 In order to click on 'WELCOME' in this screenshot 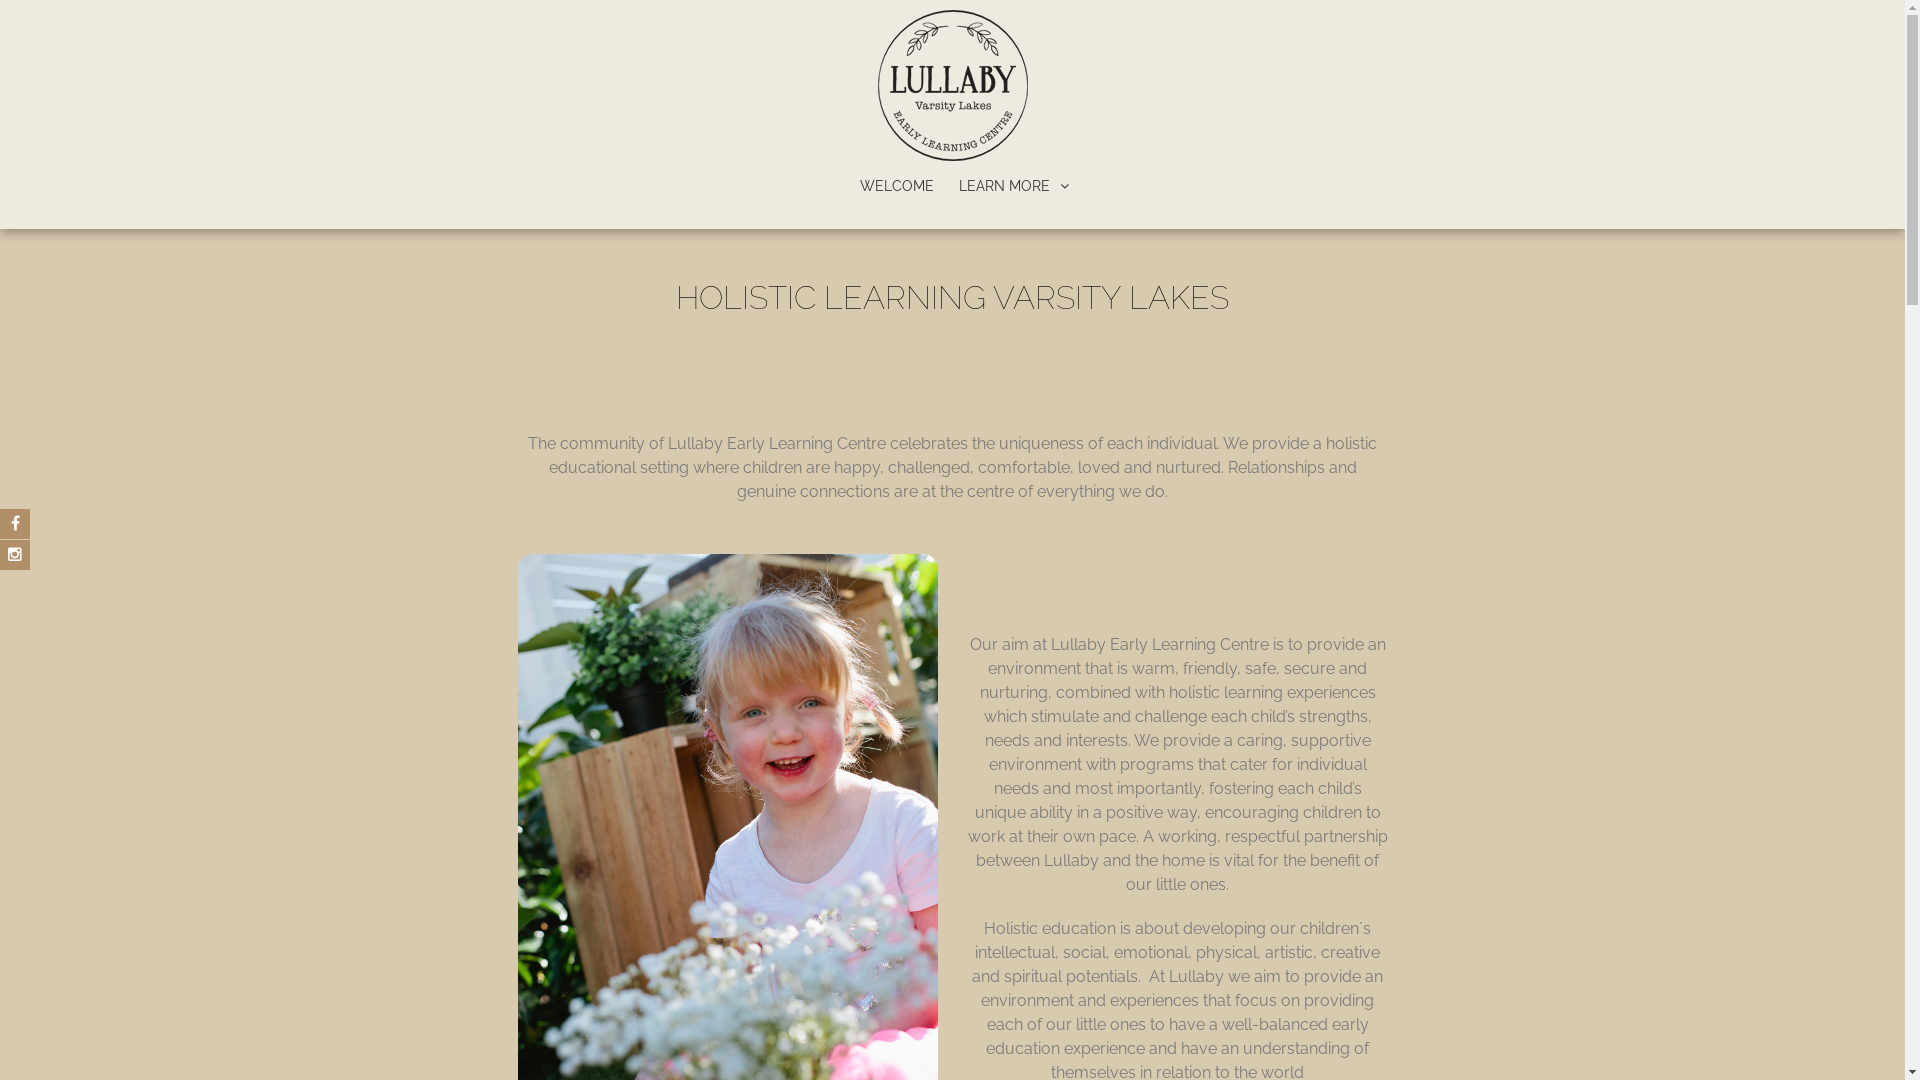, I will do `click(896, 186)`.